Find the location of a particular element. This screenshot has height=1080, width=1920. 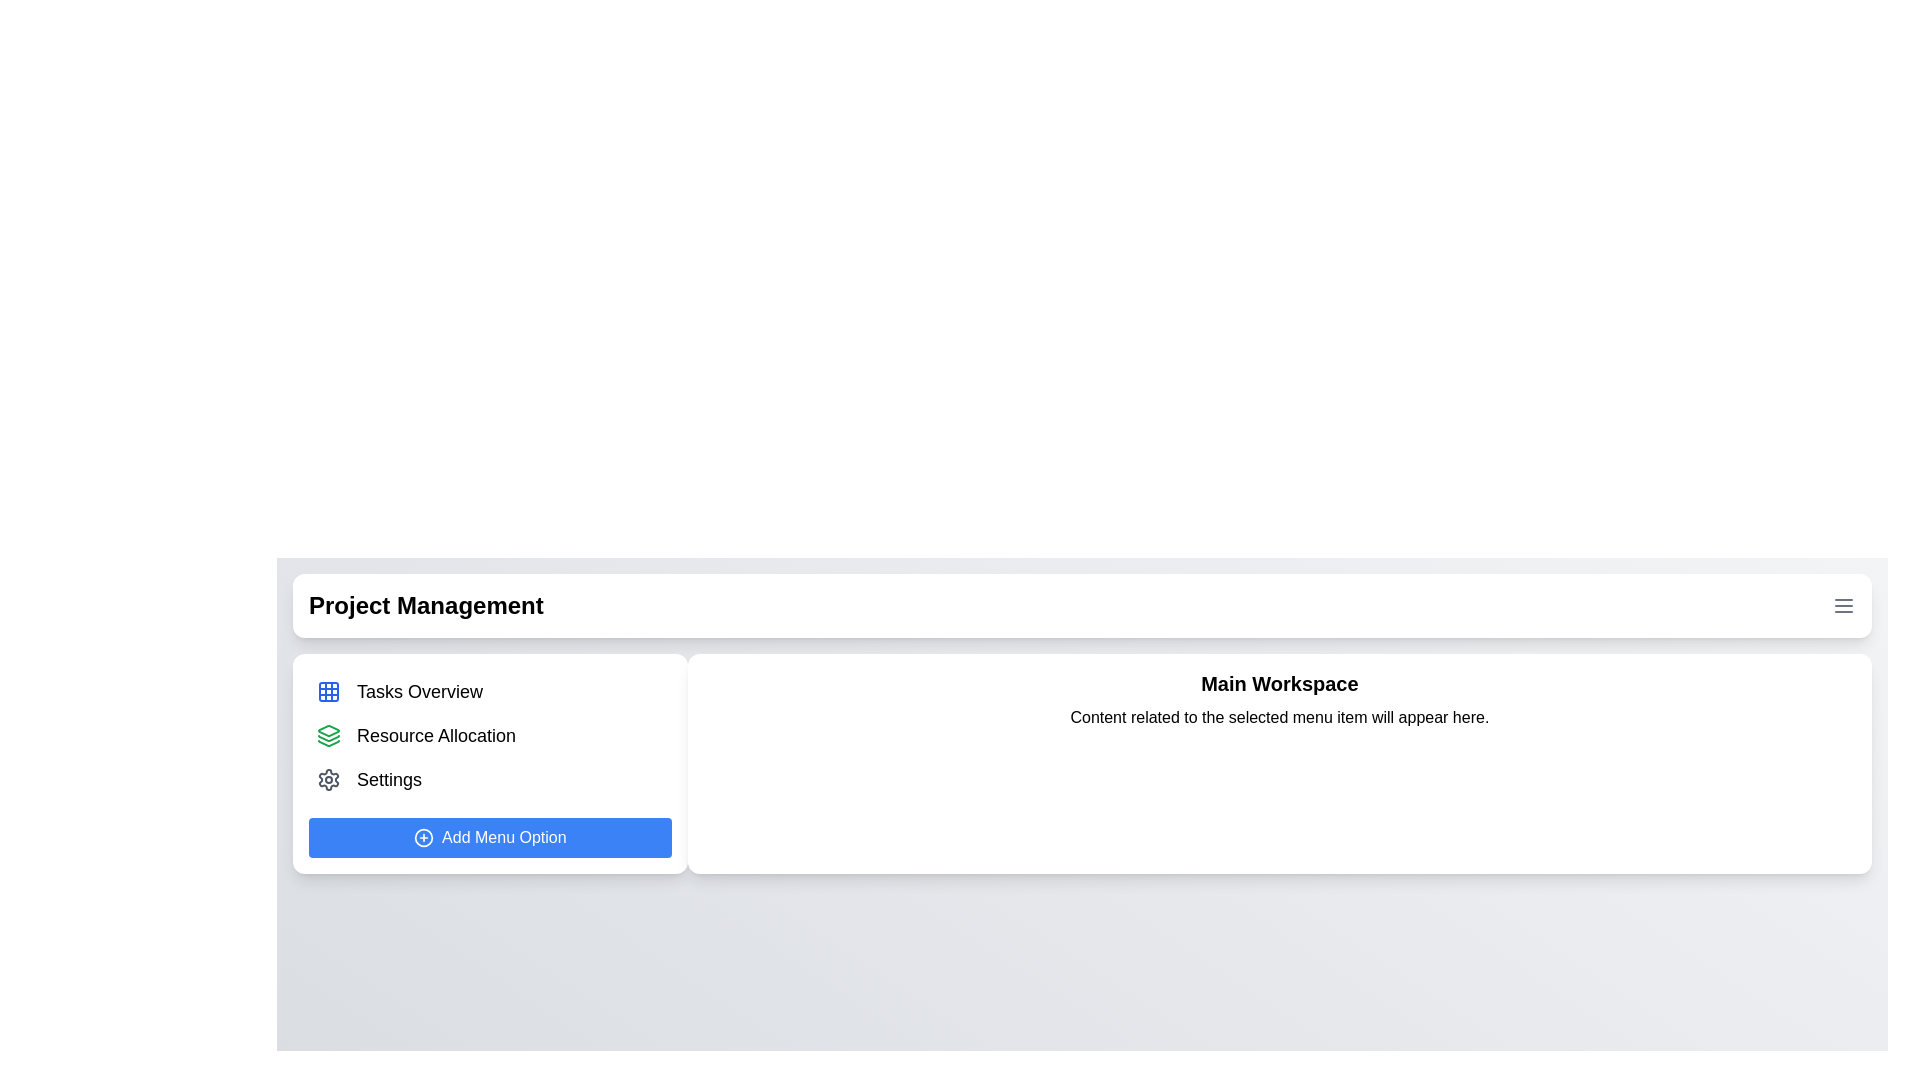

the menu item Resource Allocation from the list is located at coordinates (490, 736).